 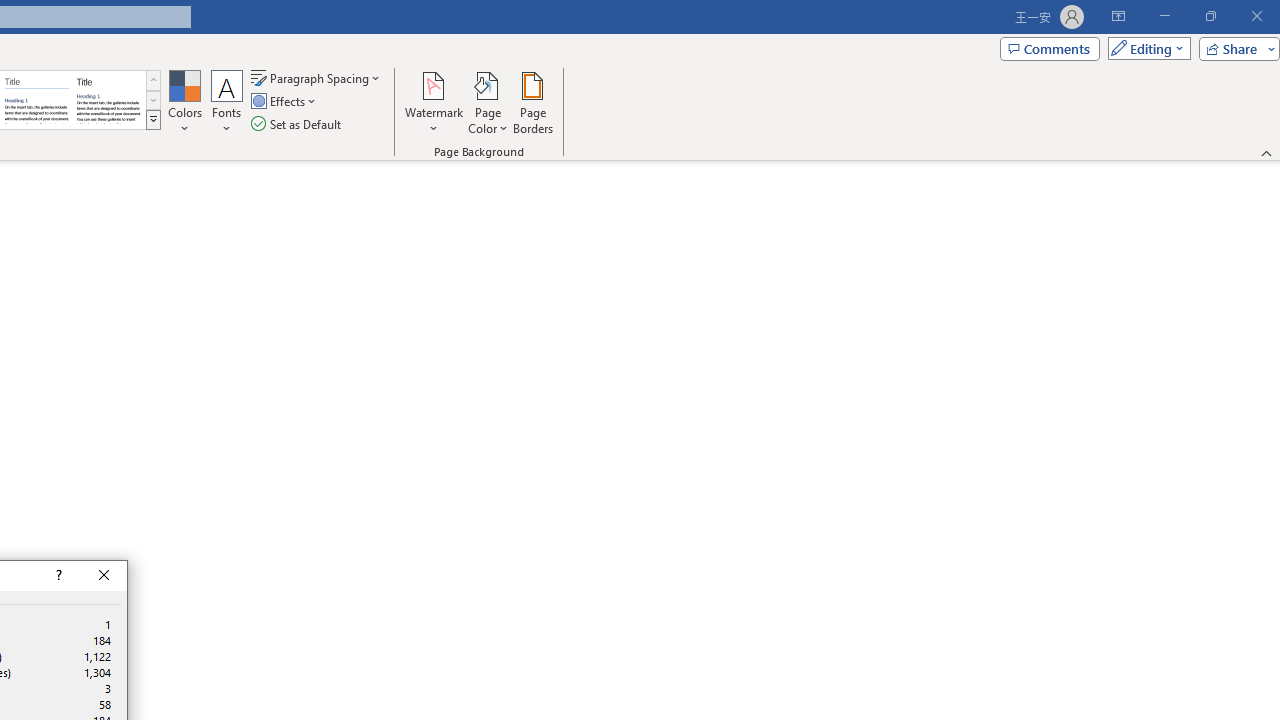 What do you see at coordinates (152, 120) in the screenshot?
I see `'Style Set'` at bounding box center [152, 120].